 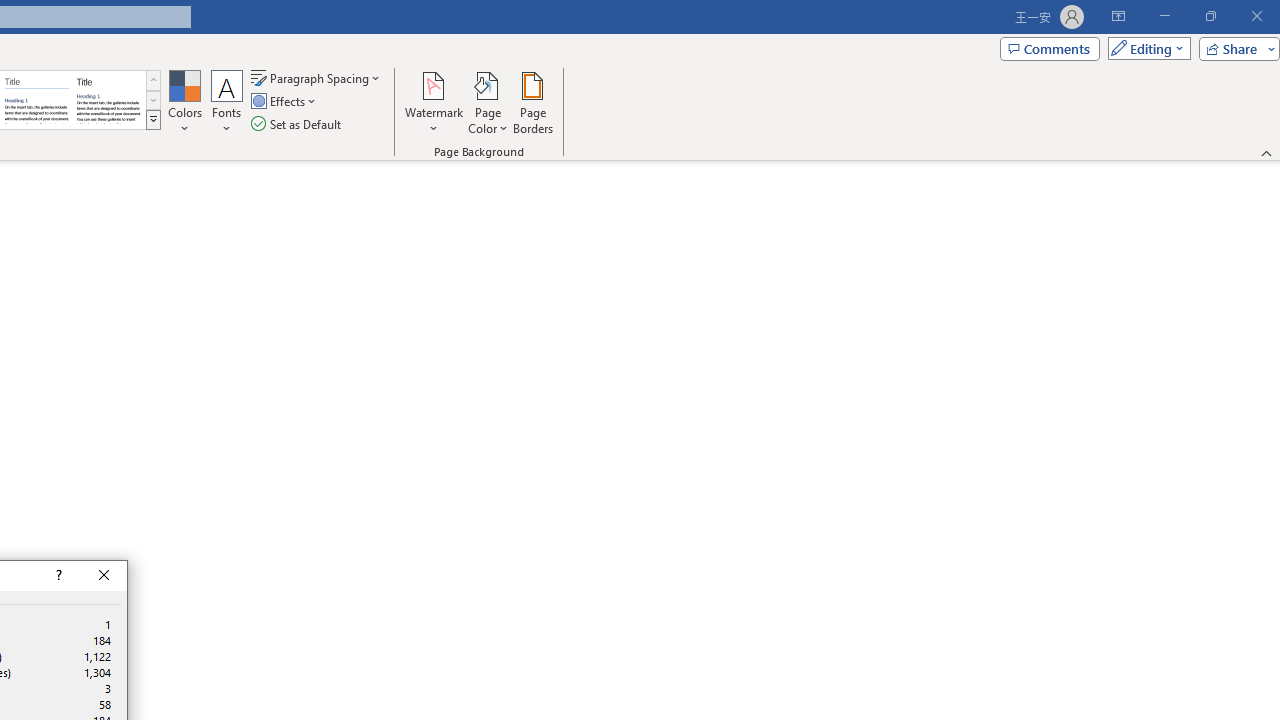 What do you see at coordinates (152, 120) in the screenshot?
I see `'Style Set'` at bounding box center [152, 120].